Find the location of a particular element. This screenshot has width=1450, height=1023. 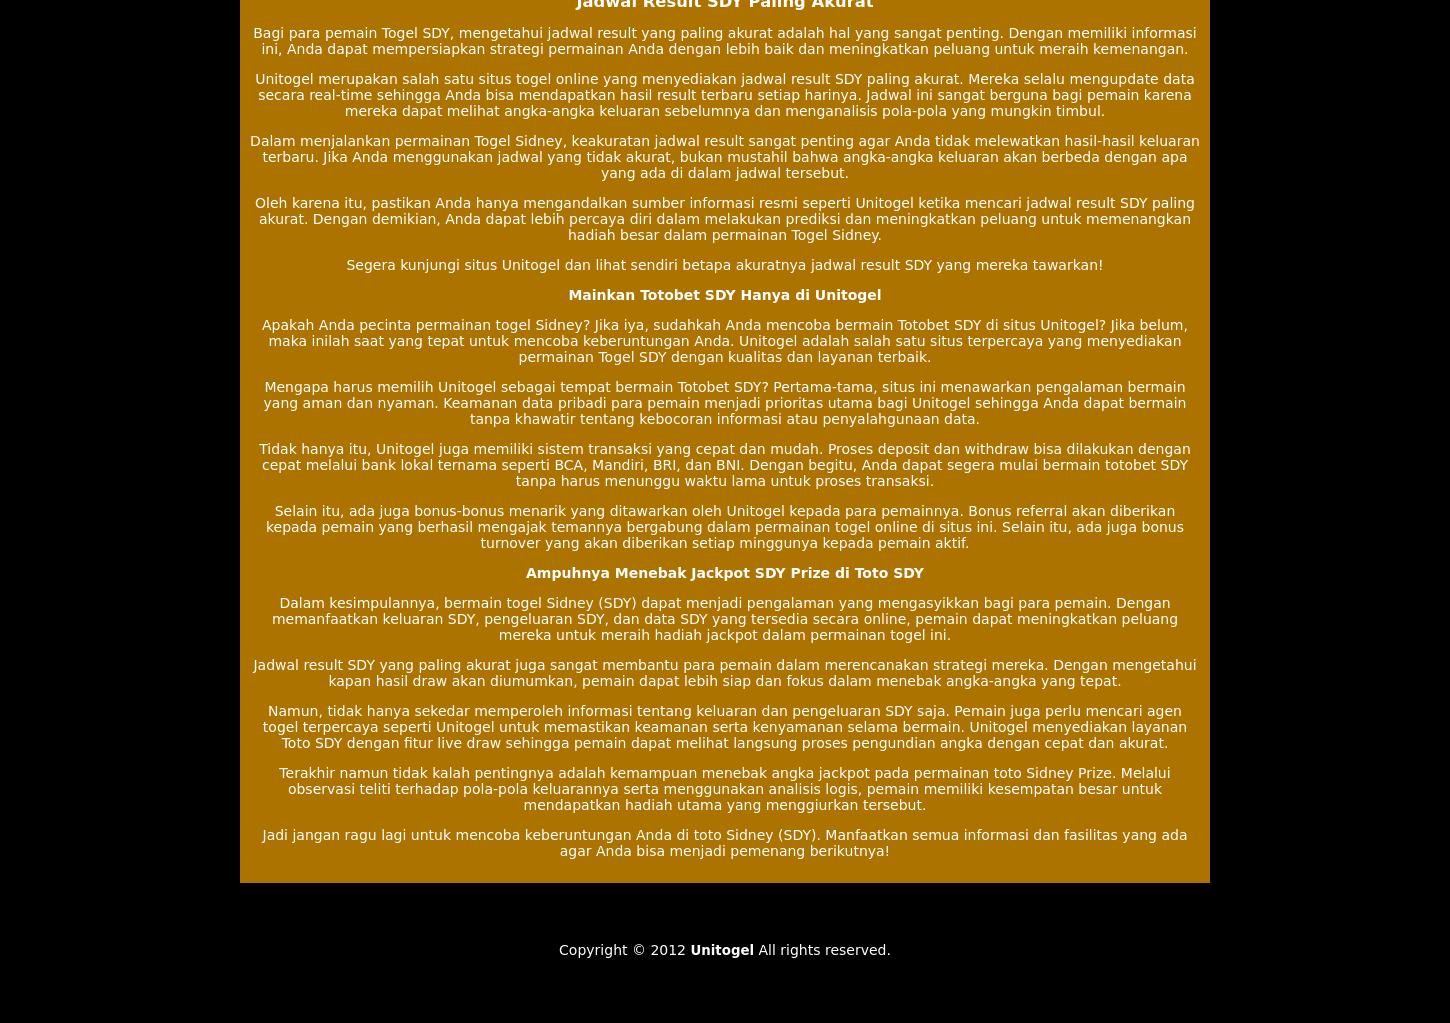

'Unitogel' is located at coordinates (720, 949).